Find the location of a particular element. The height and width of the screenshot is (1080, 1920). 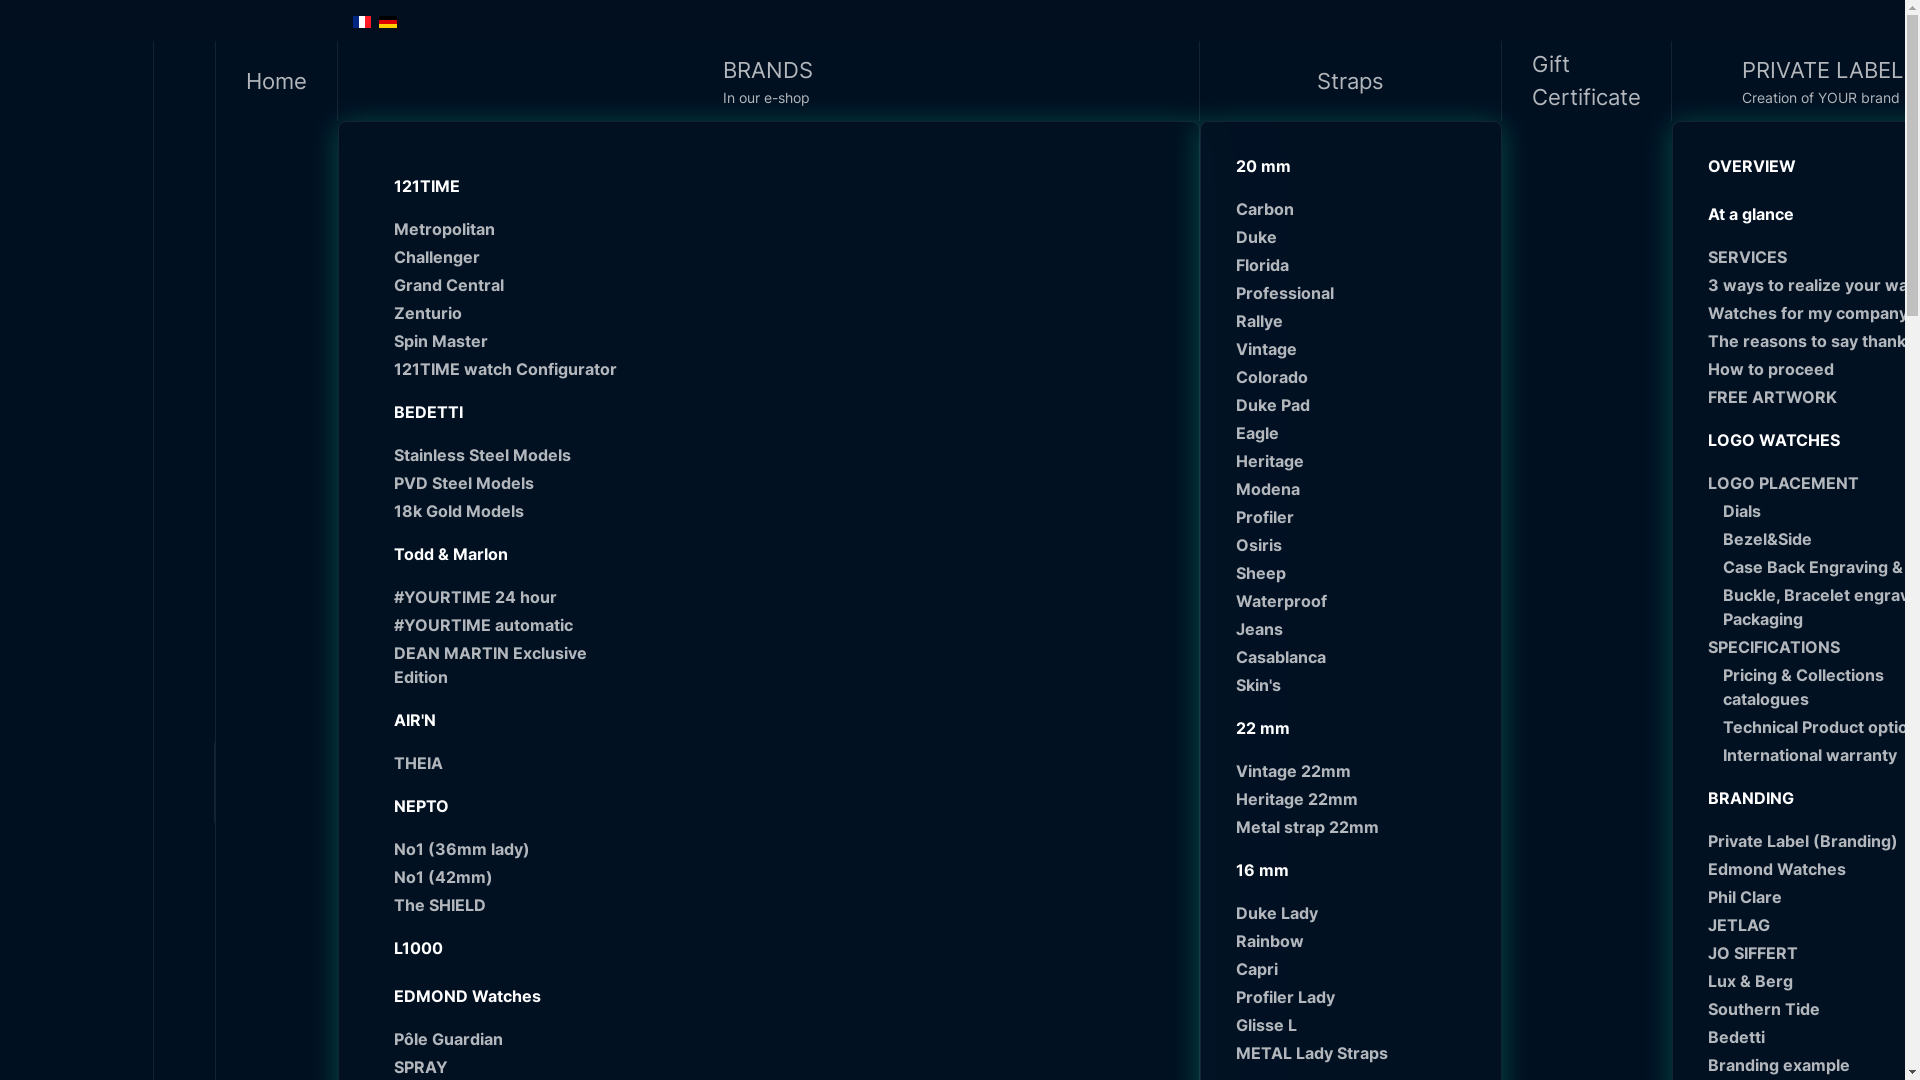

'121TIME' is located at coordinates (498, 185).